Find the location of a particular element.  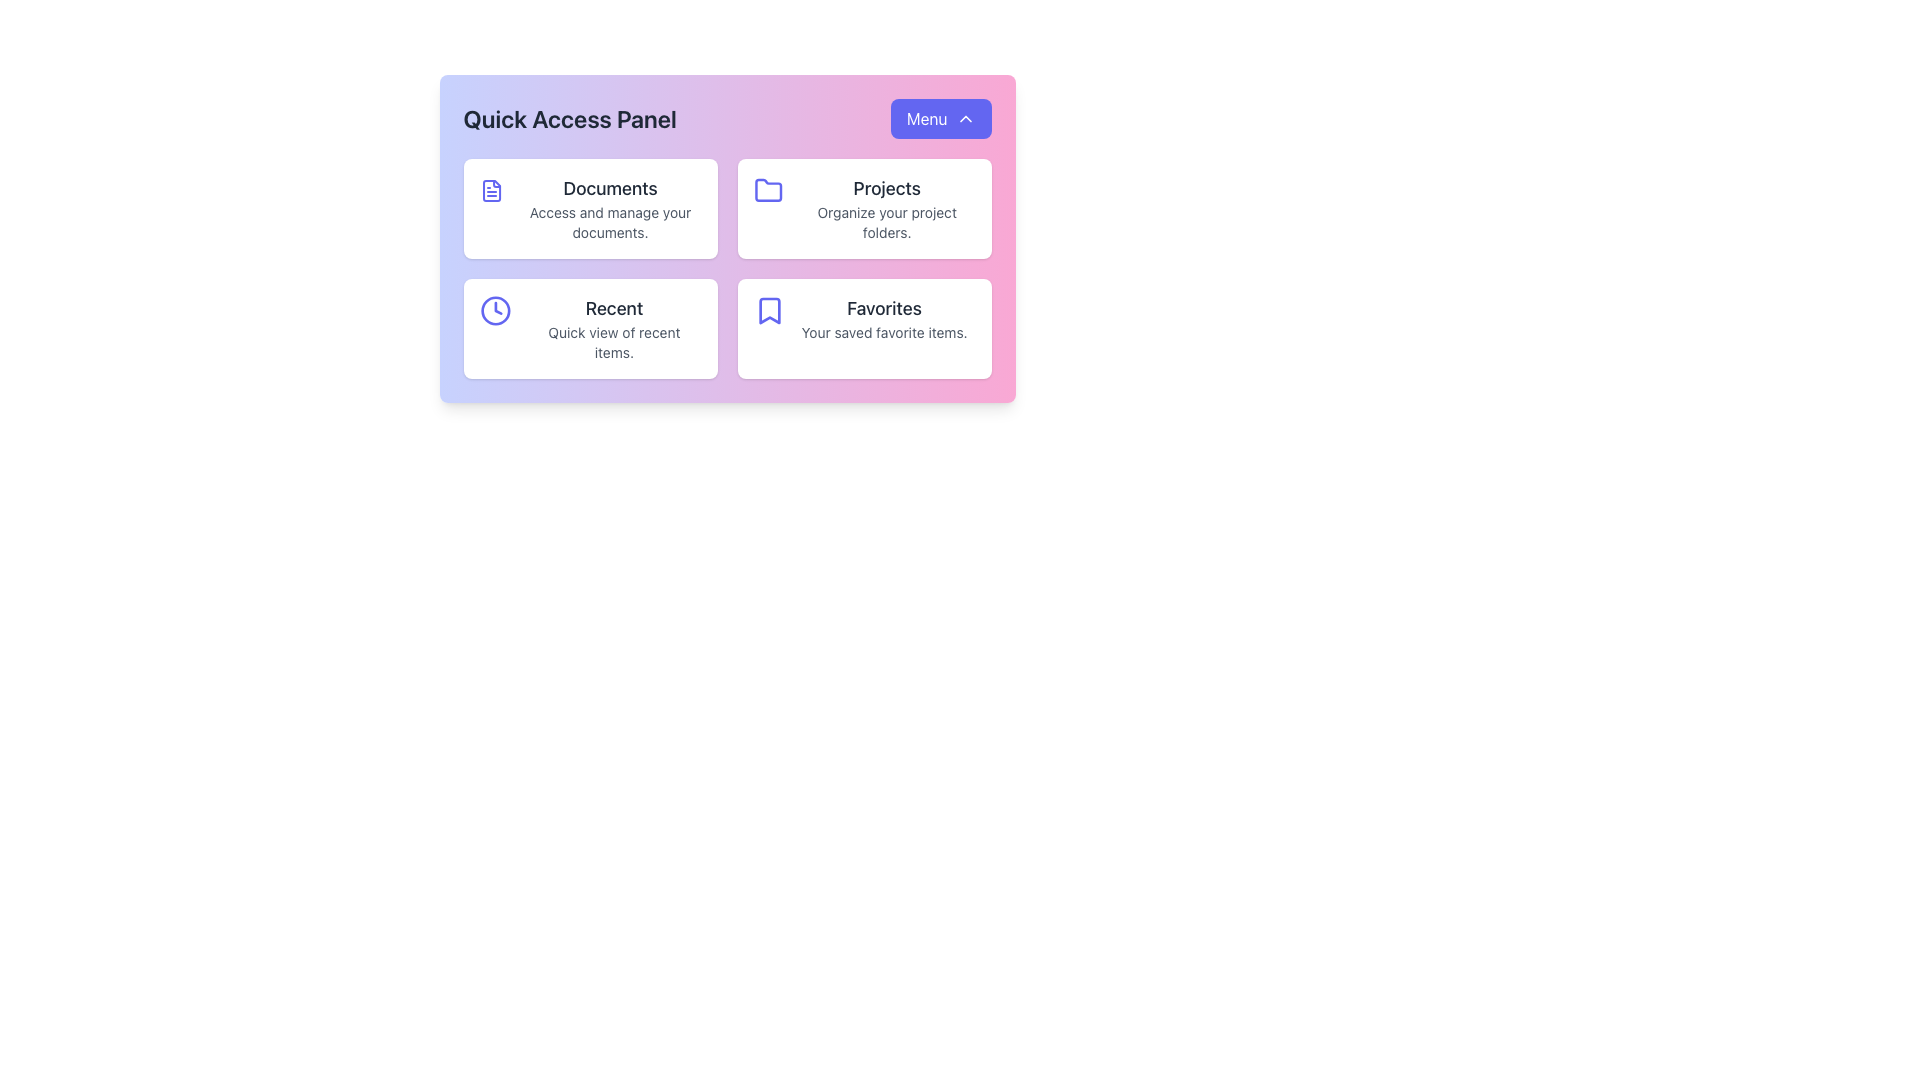

the button that toggles the dropdown menu in the 'Quick Access Panel' section, located in the top-right corner is located at coordinates (940, 119).